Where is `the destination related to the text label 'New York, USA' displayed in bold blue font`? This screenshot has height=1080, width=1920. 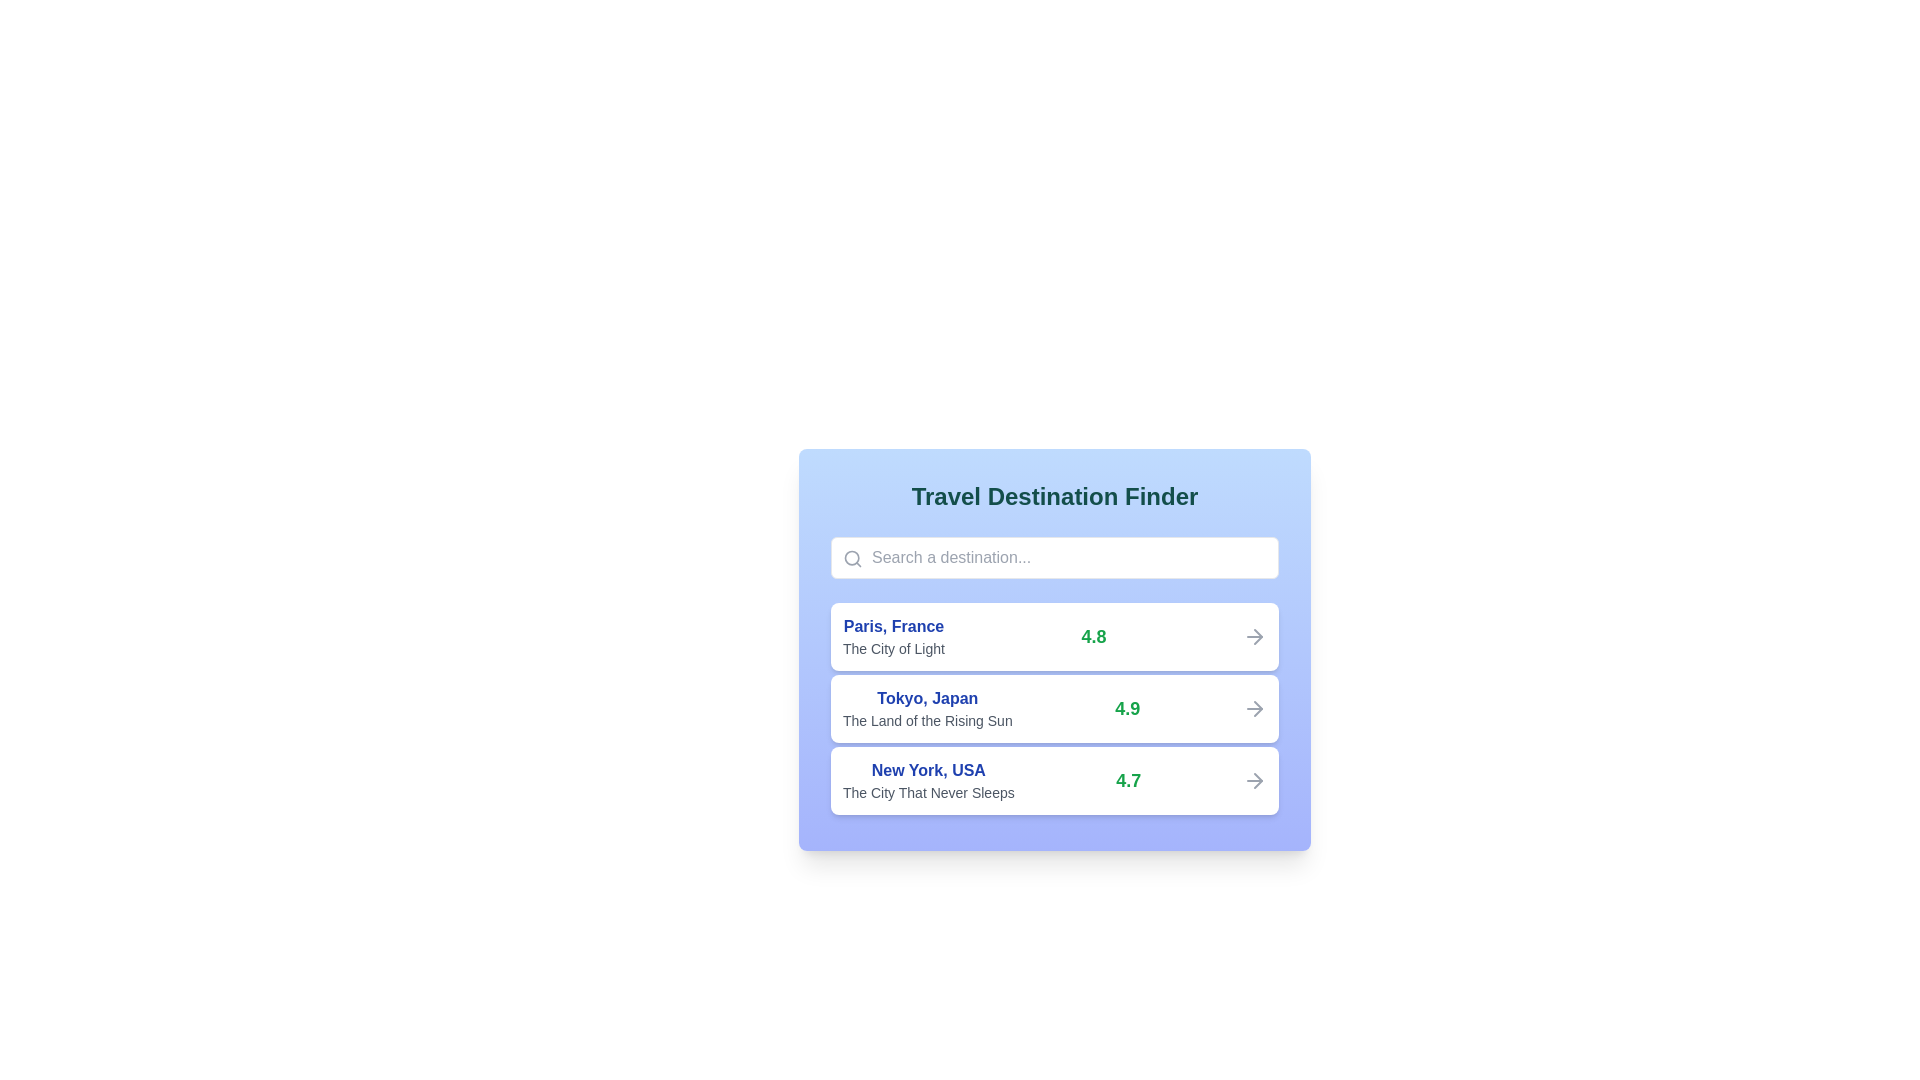 the destination related to the text label 'New York, USA' displayed in bold blue font is located at coordinates (927, 770).